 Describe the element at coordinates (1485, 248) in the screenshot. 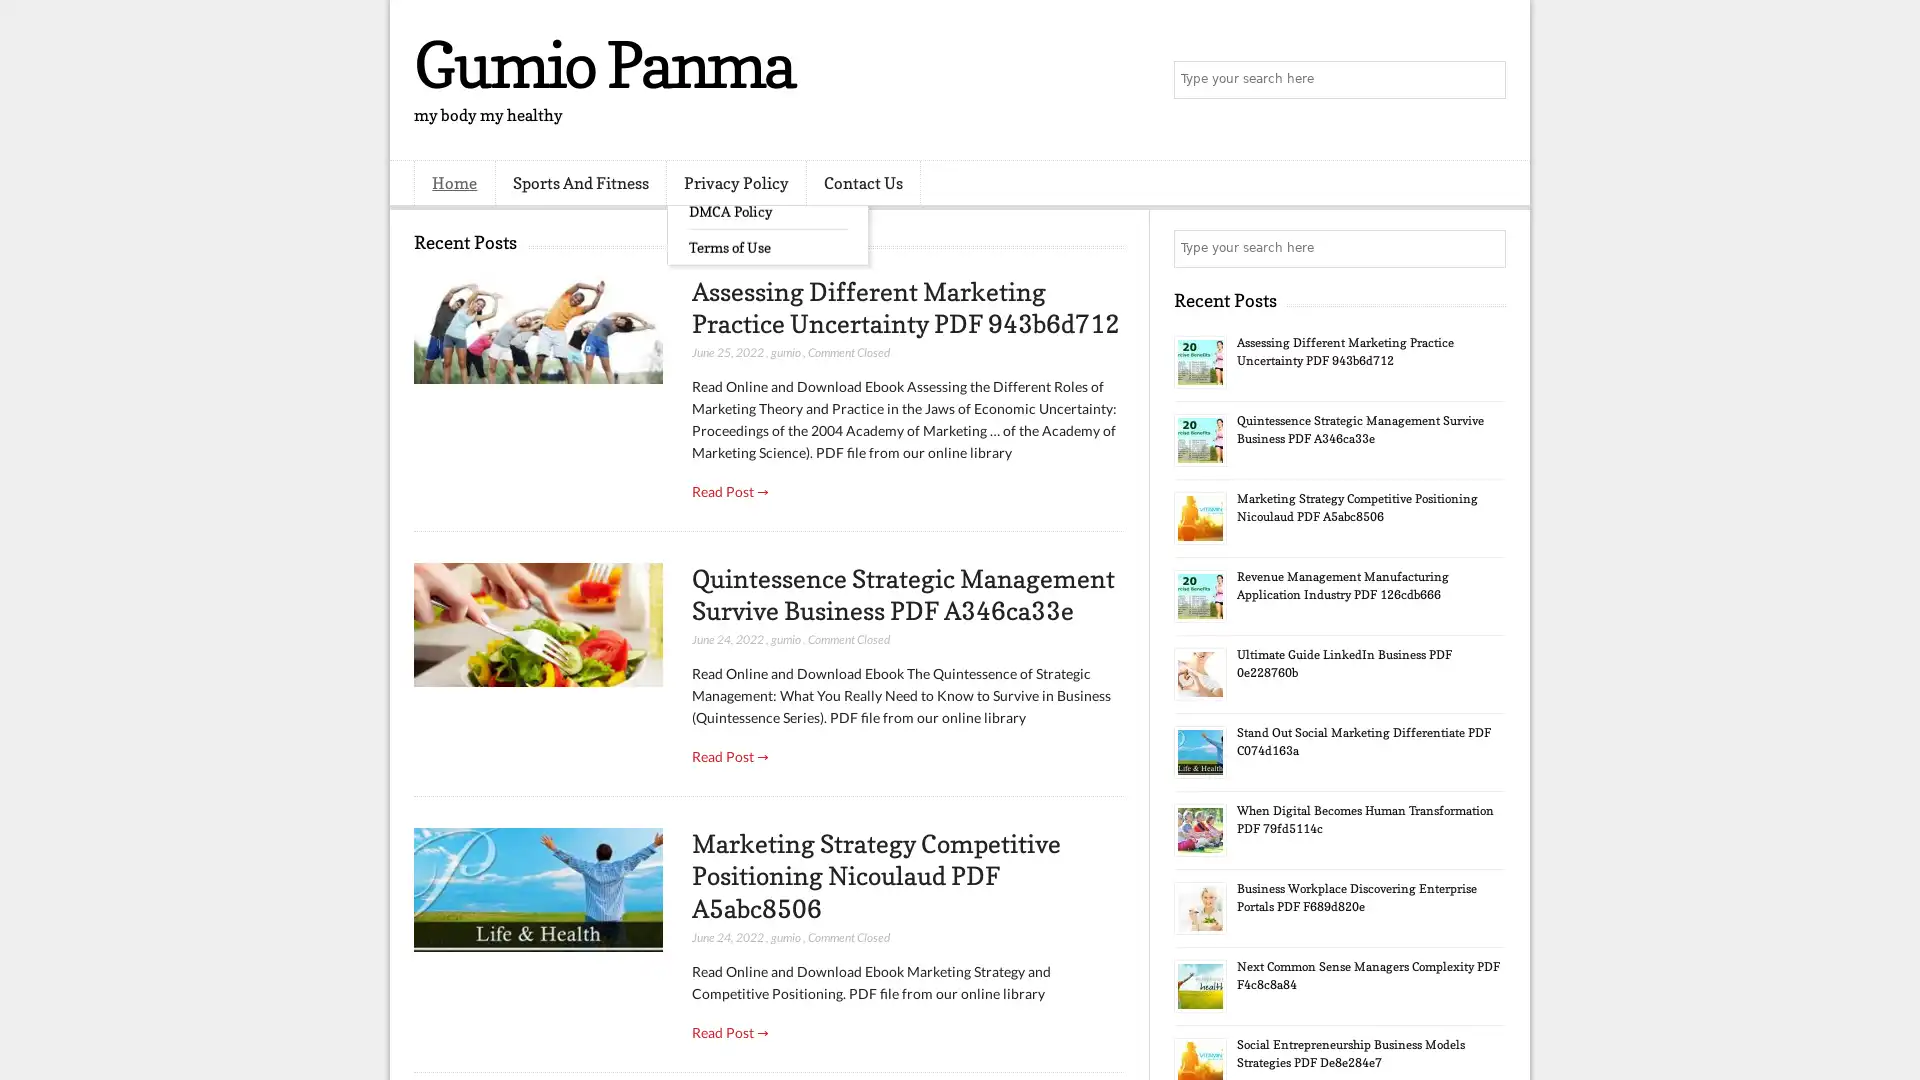

I see `Search` at that location.